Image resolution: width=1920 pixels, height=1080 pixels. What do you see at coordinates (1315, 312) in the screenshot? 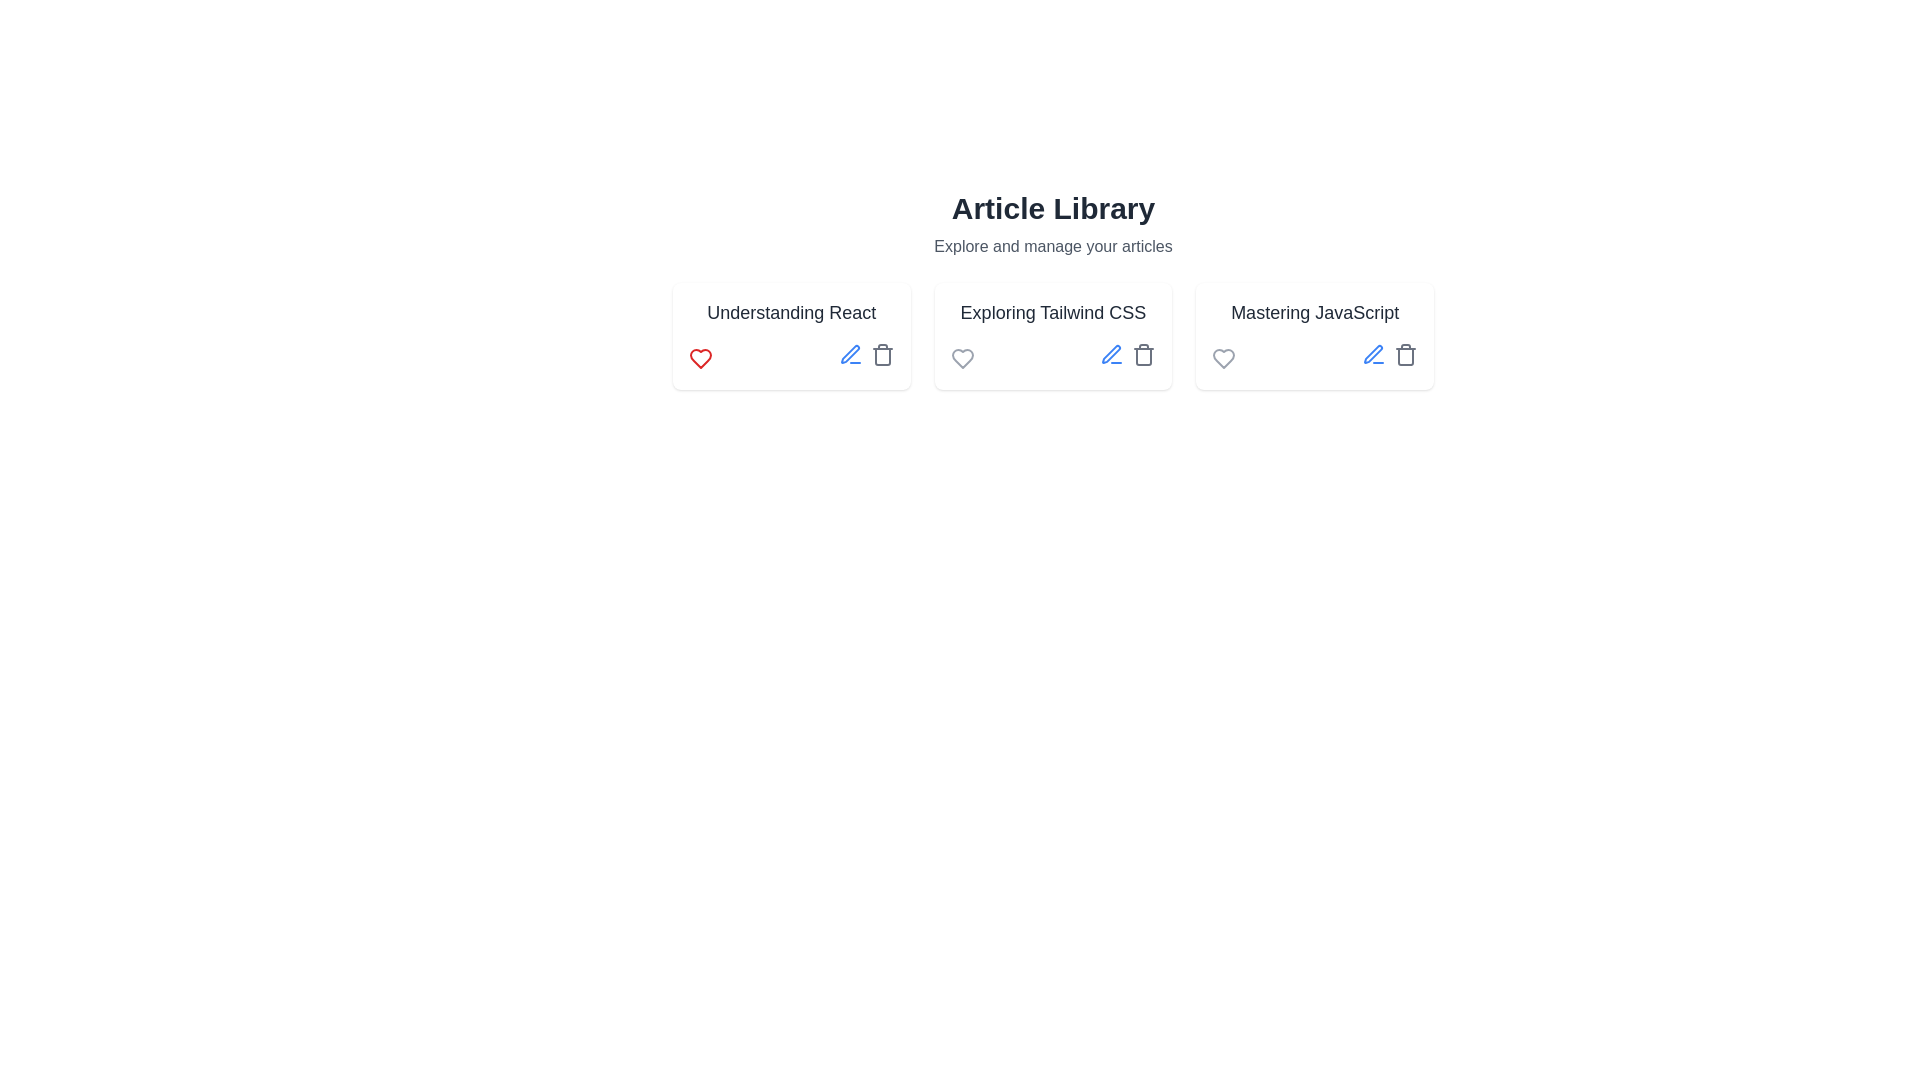
I see `the text label that serves as the title for the last content card in the 'Article Library' section, located near the top of the card` at bounding box center [1315, 312].